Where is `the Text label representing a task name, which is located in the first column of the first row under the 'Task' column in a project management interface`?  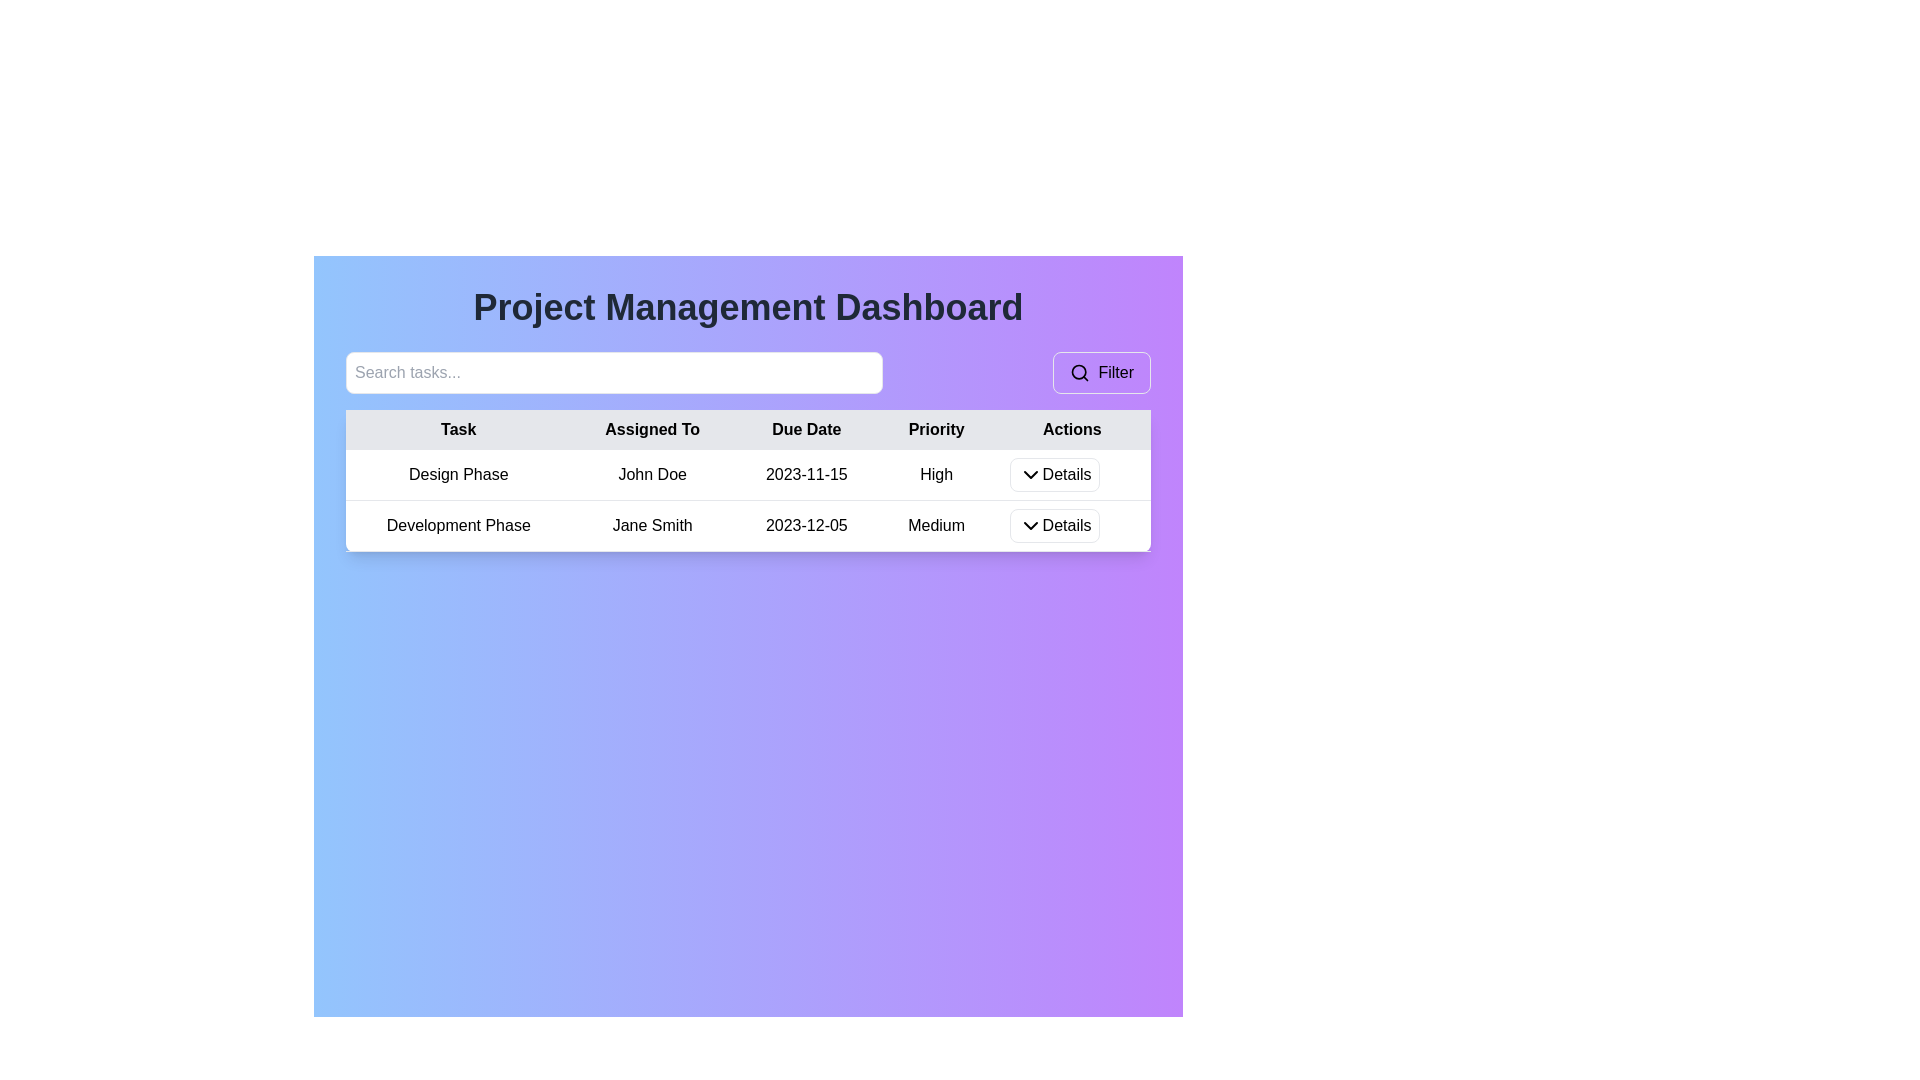
the Text label representing a task name, which is located in the first column of the first row under the 'Task' column in a project management interface is located at coordinates (457, 475).